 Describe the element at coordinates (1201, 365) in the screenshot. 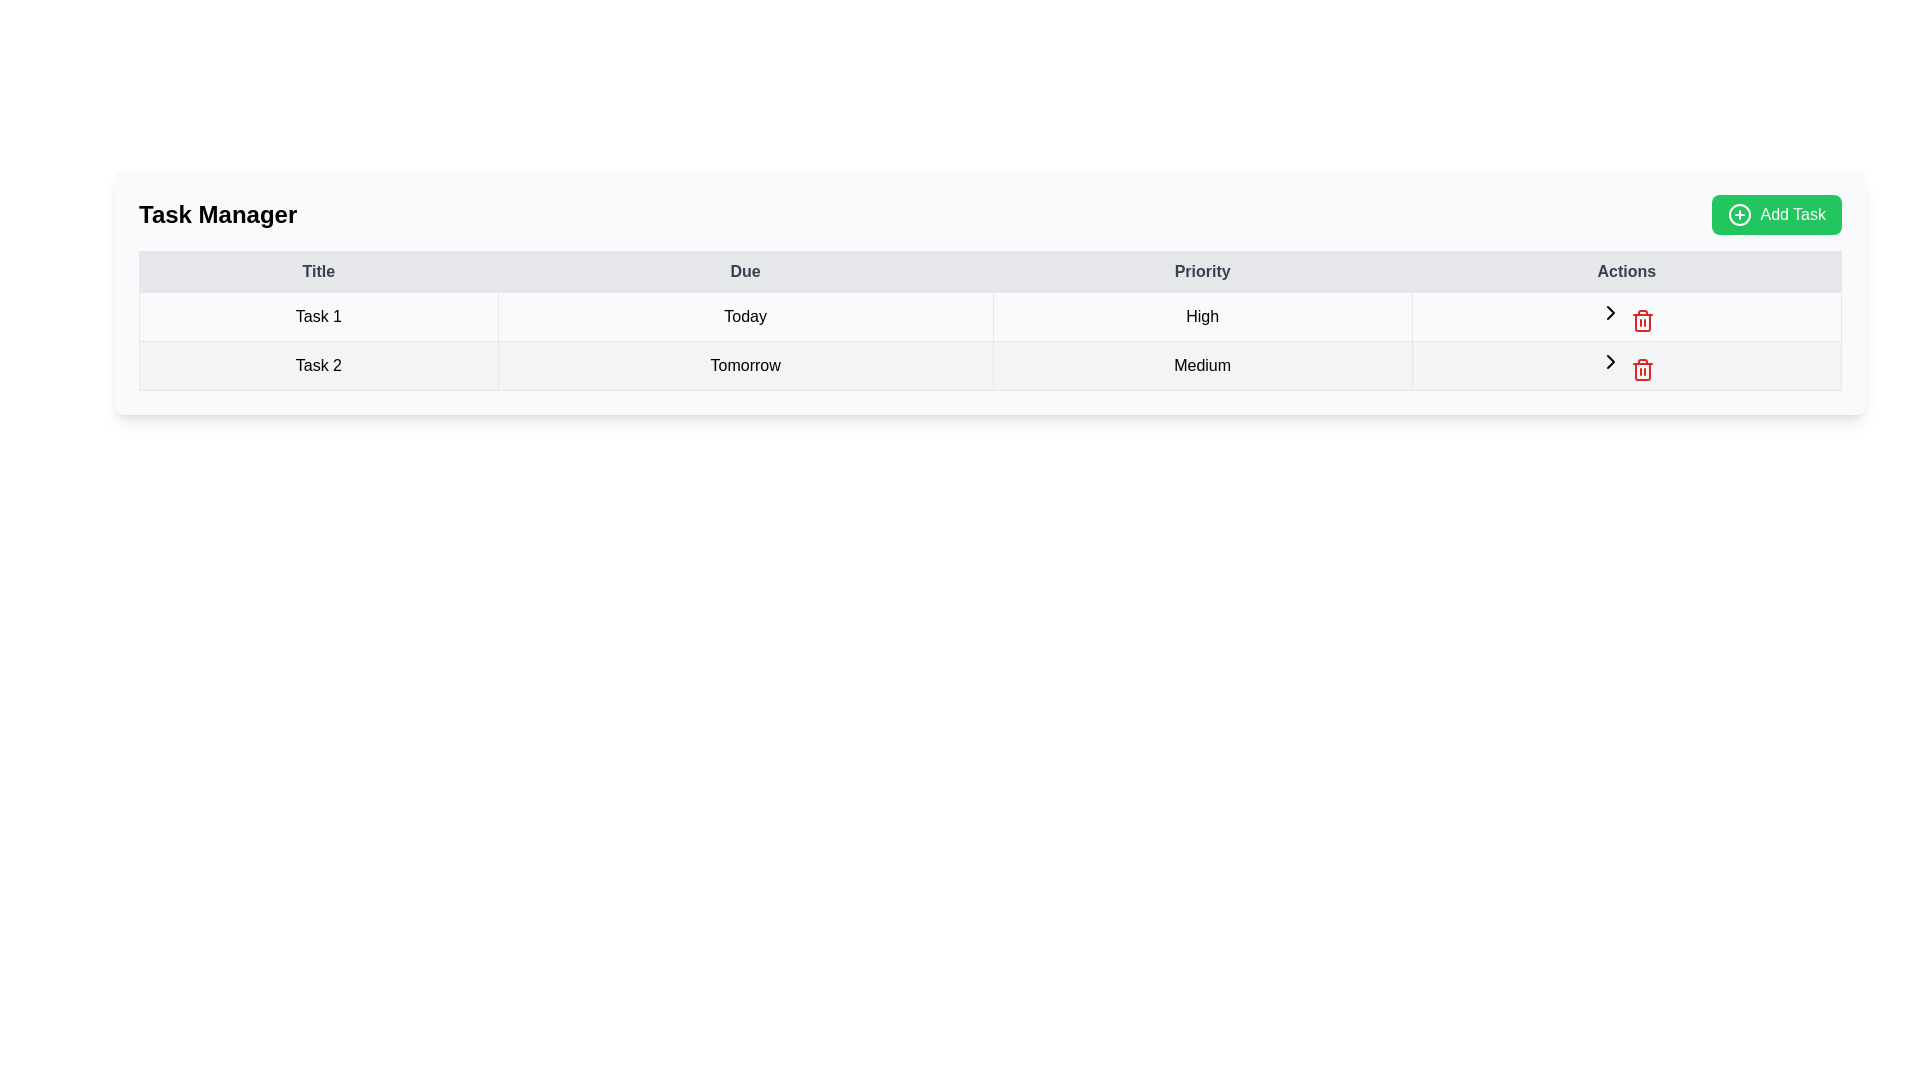

I see `the text cell displaying 'Medium' in the 'Priority' column of the task management table, specifically in the row labeled 'Task 2'` at that location.